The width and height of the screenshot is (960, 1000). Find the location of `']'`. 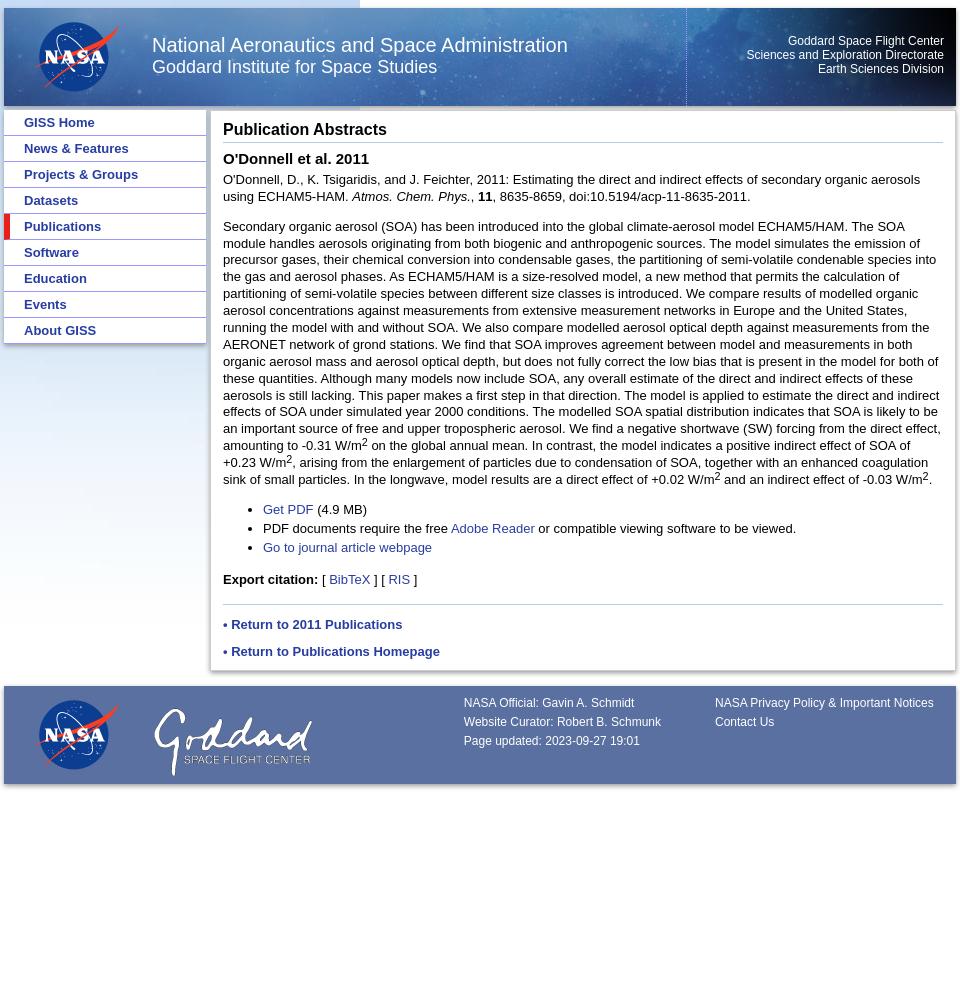

']' is located at coordinates (412, 577).